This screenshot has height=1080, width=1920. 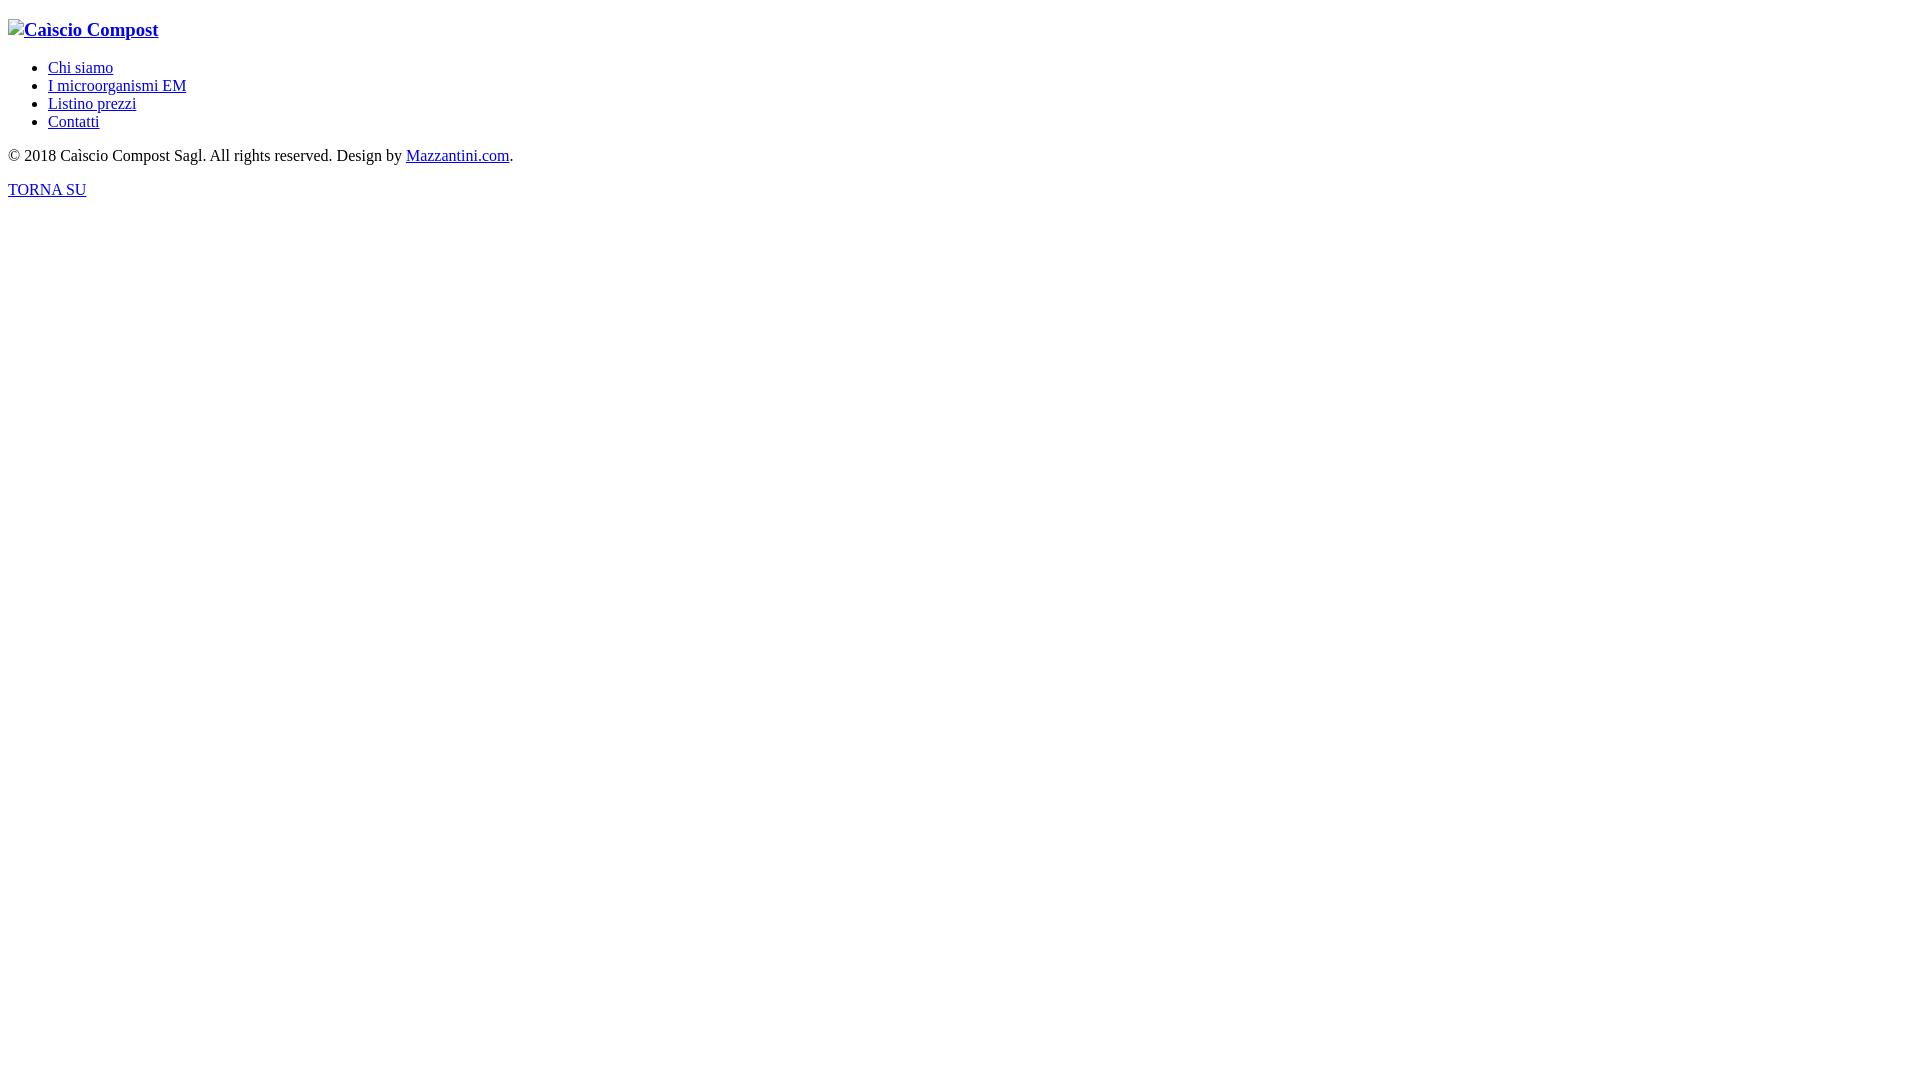 I want to click on 'Mazzantini.com', so click(x=456, y=154).